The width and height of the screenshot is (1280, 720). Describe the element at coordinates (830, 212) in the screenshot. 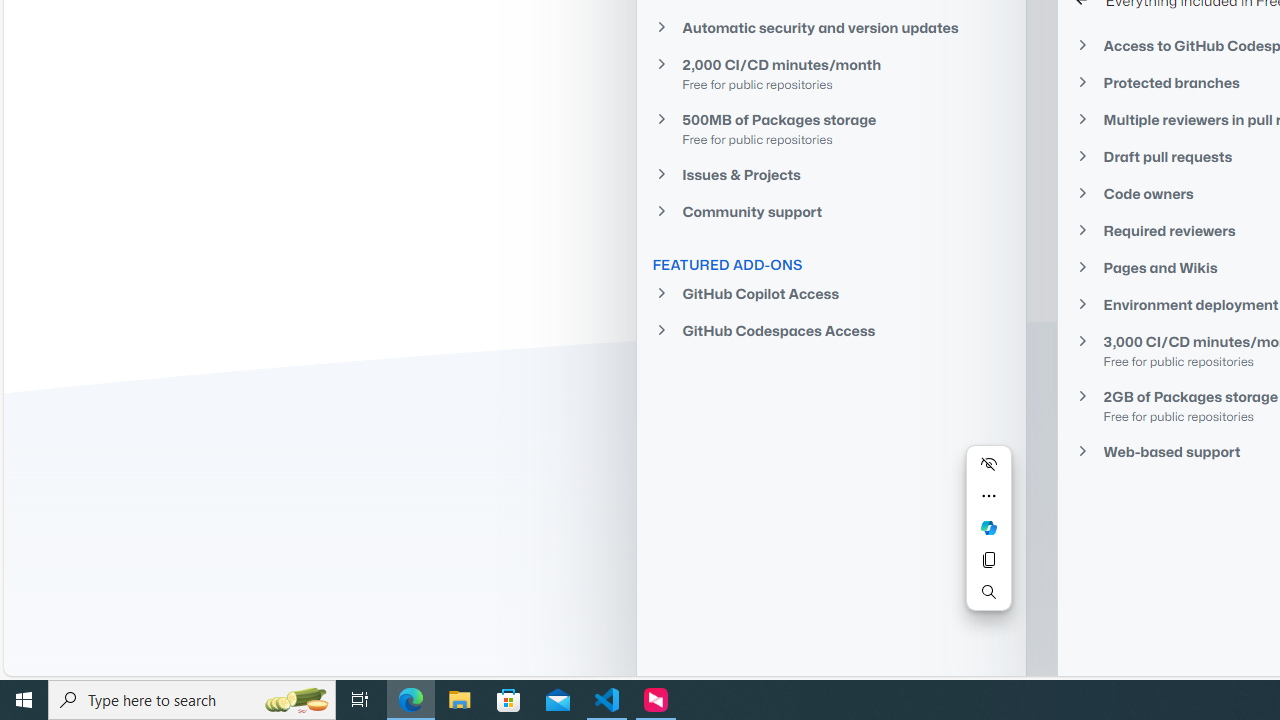

I see `'Community support'` at that location.